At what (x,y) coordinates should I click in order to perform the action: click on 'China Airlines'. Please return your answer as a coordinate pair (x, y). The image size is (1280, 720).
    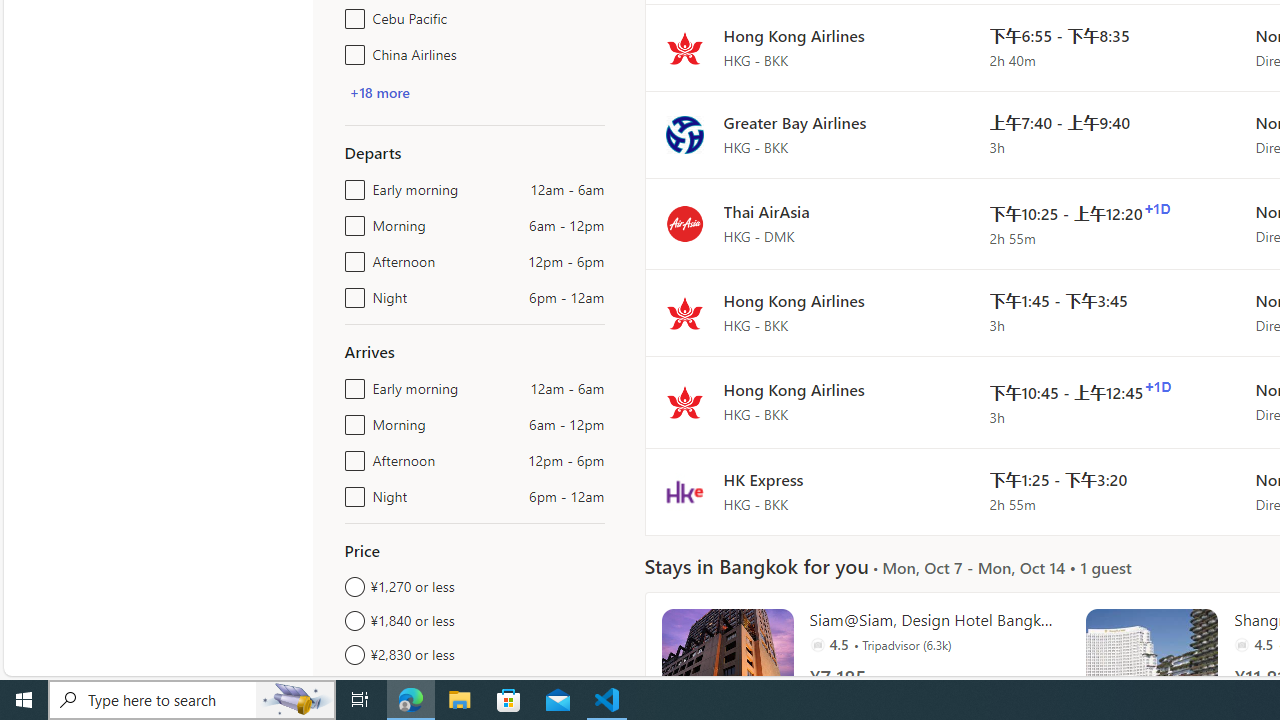
    Looking at the image, I should click on (351, 50).